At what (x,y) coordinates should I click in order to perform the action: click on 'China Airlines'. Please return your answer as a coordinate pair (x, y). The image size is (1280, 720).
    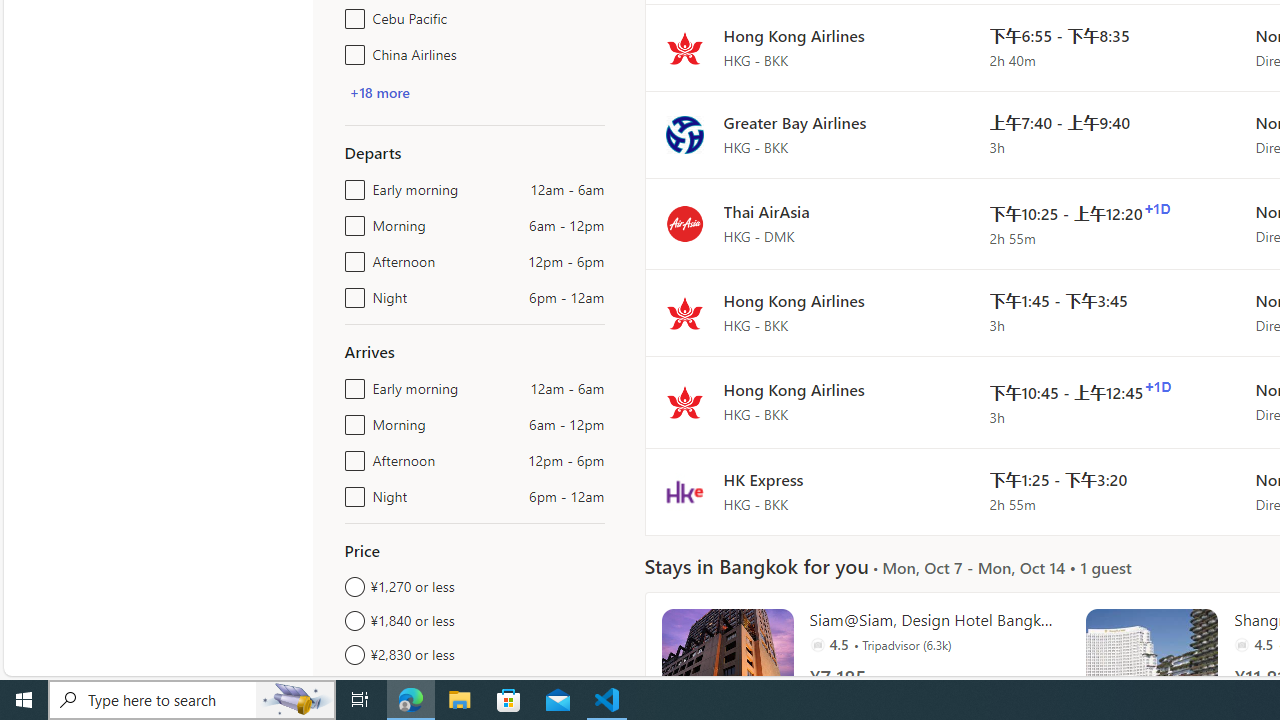
    Looking at the image, I should click on (351, 50).